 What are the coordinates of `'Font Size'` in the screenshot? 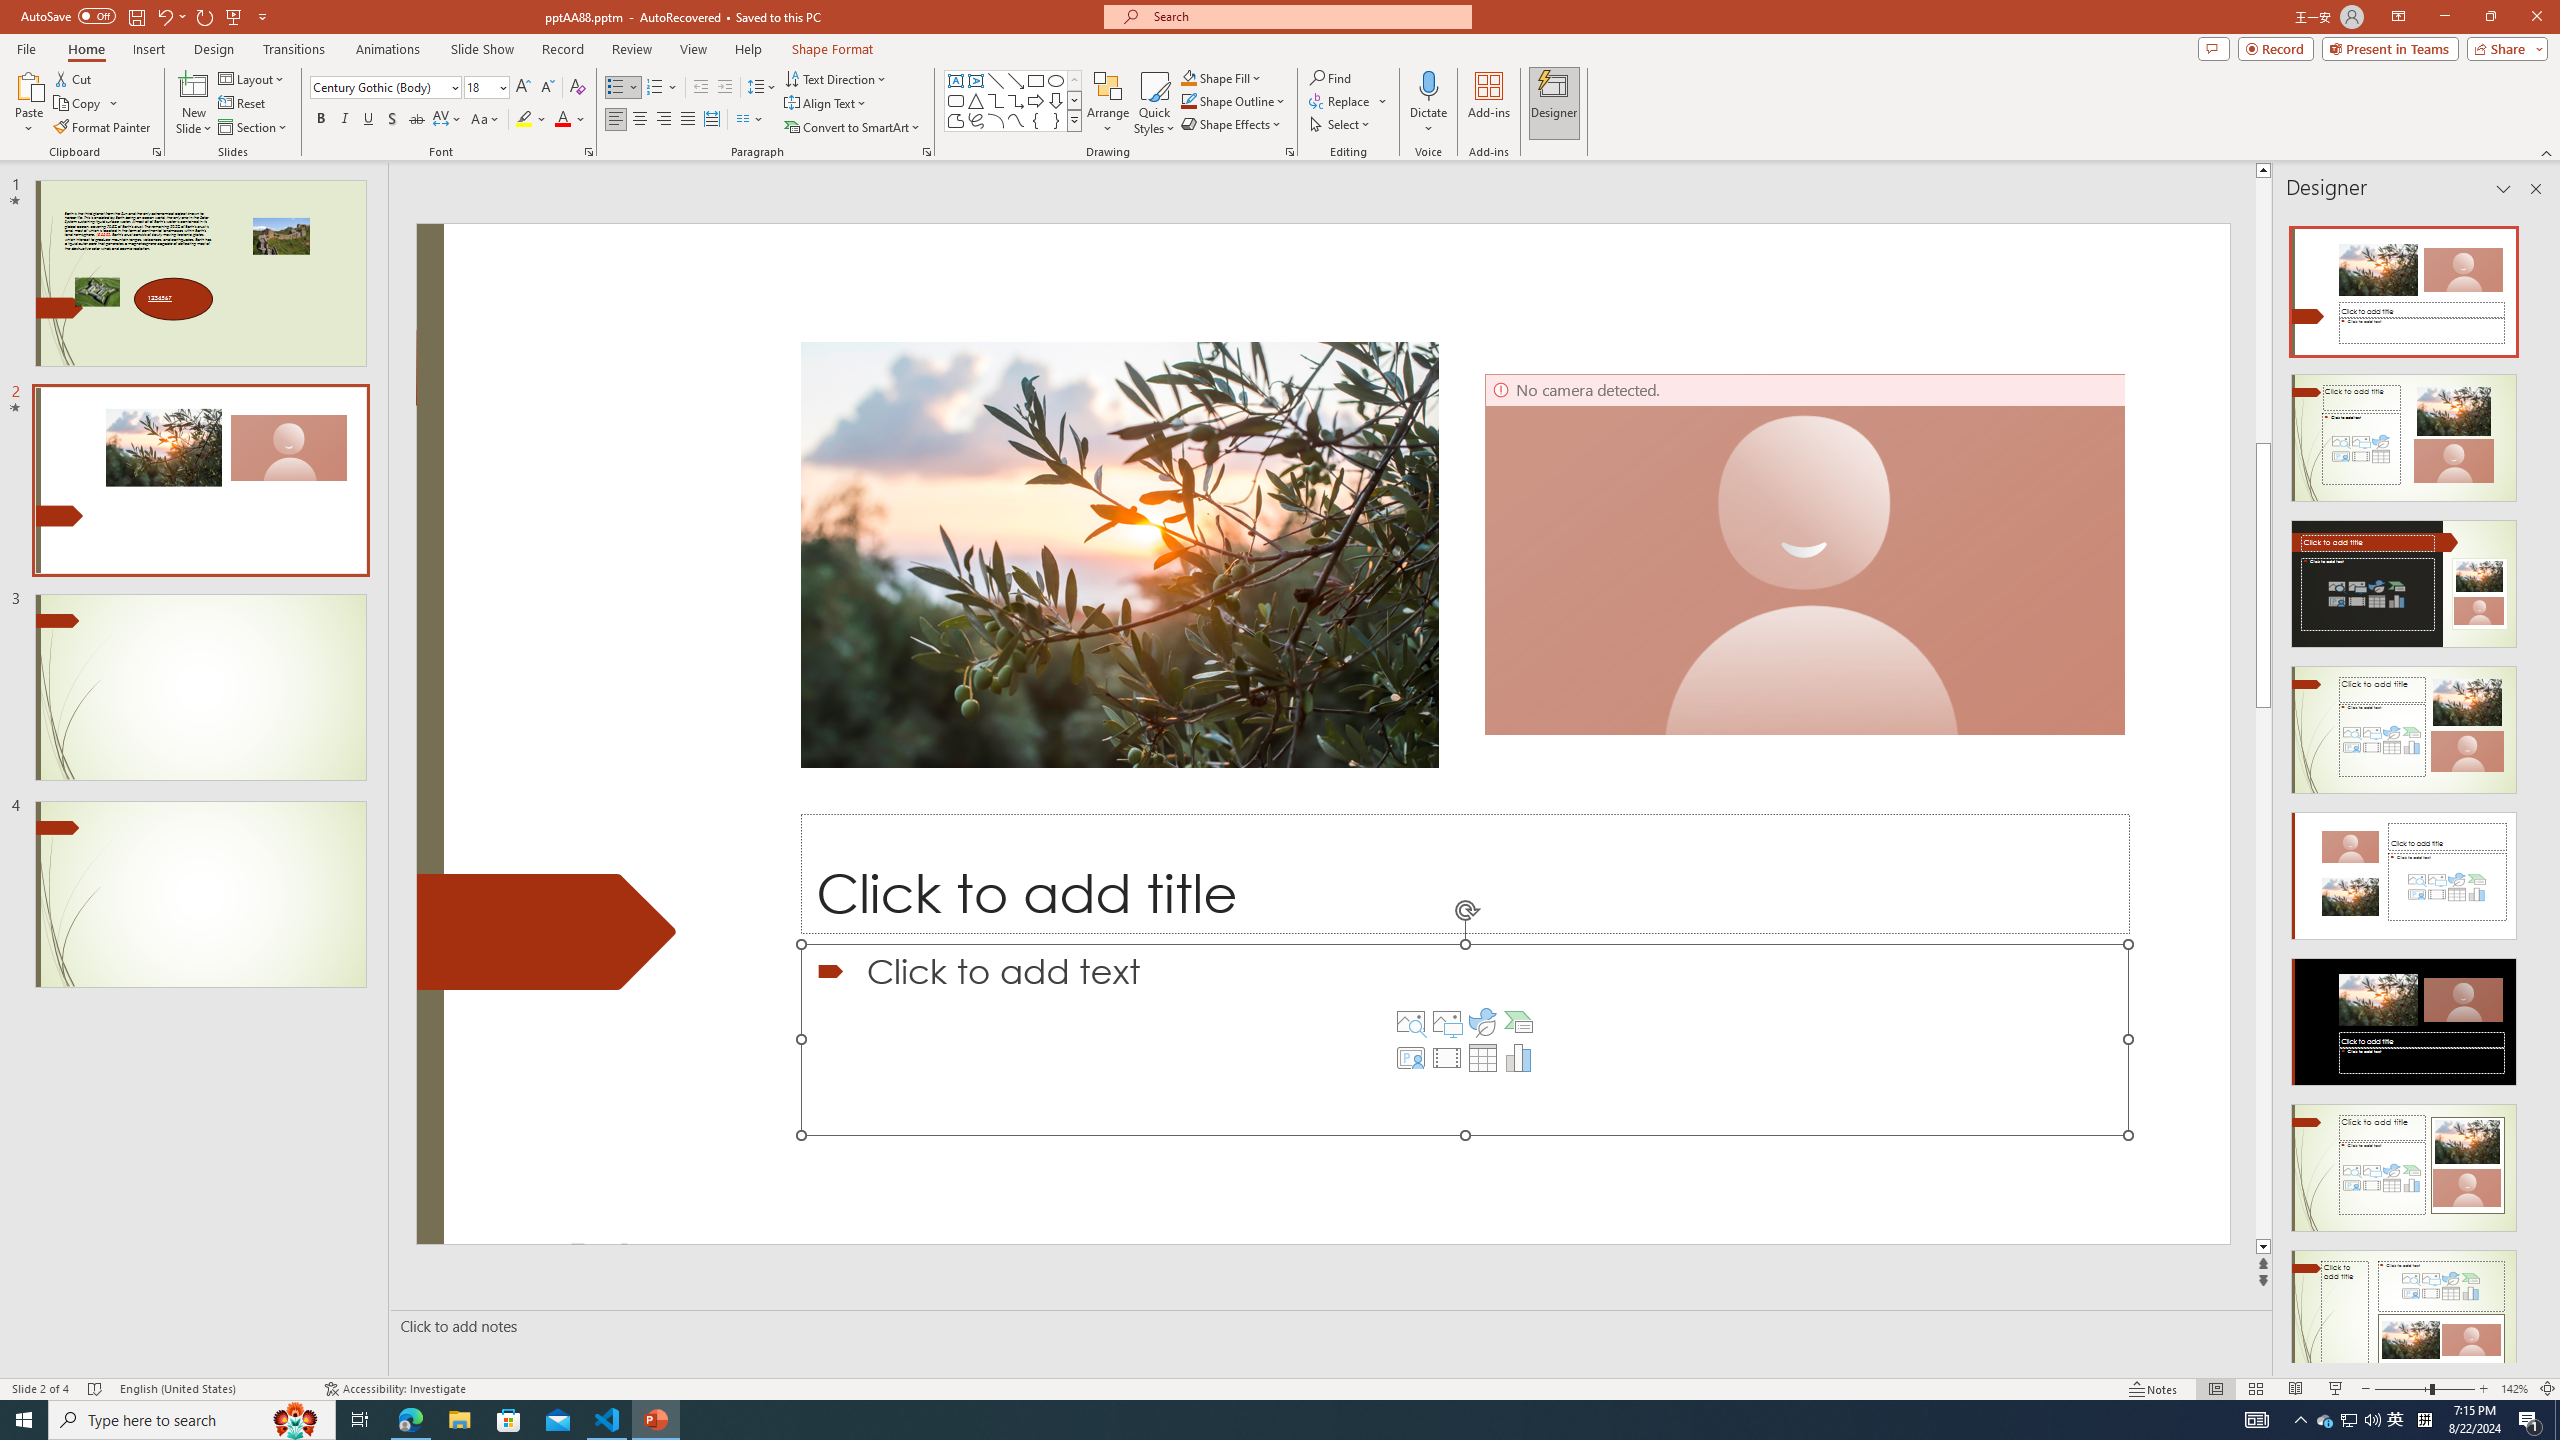 It's located at (481, 87).